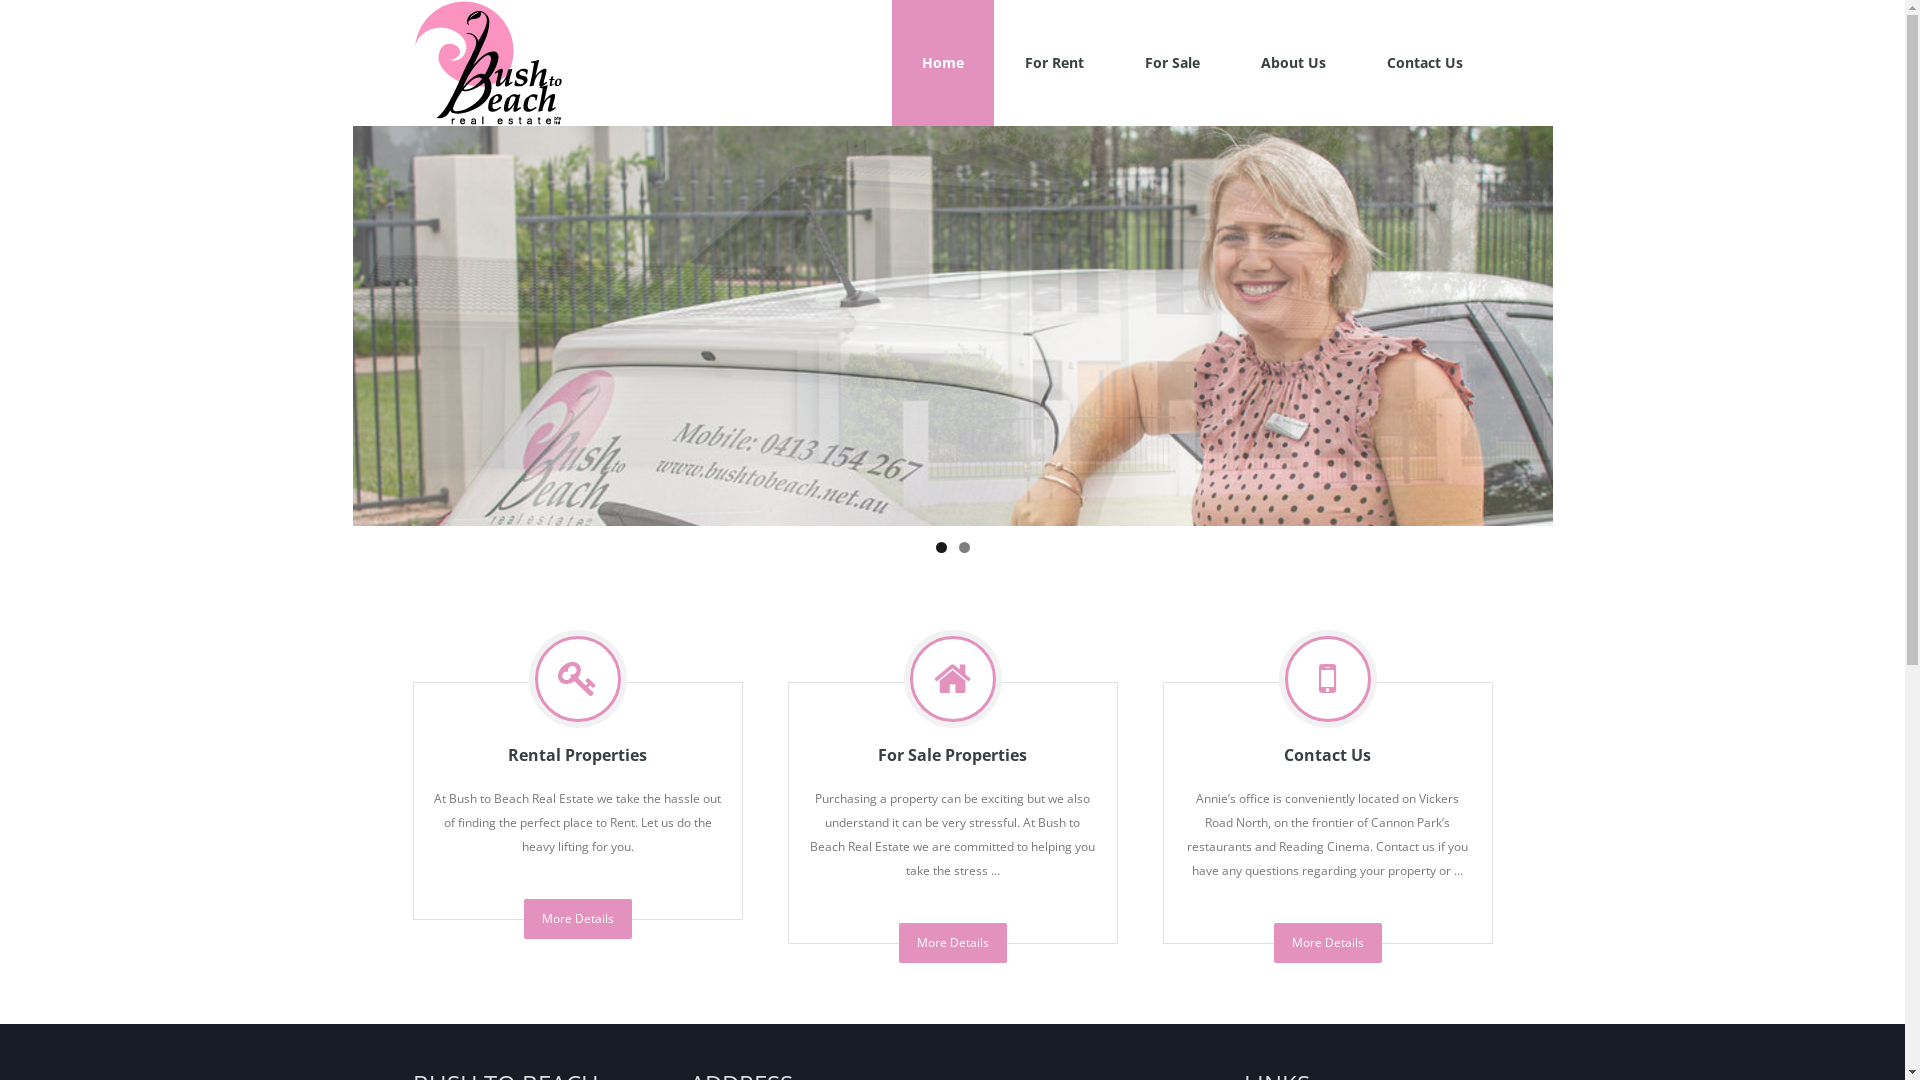  What do you see at coordinates (486, 61) in the screenshot?
I see `'Bush to Beach Real Estate Pty Ltd'` at bounding box center [486, 61].